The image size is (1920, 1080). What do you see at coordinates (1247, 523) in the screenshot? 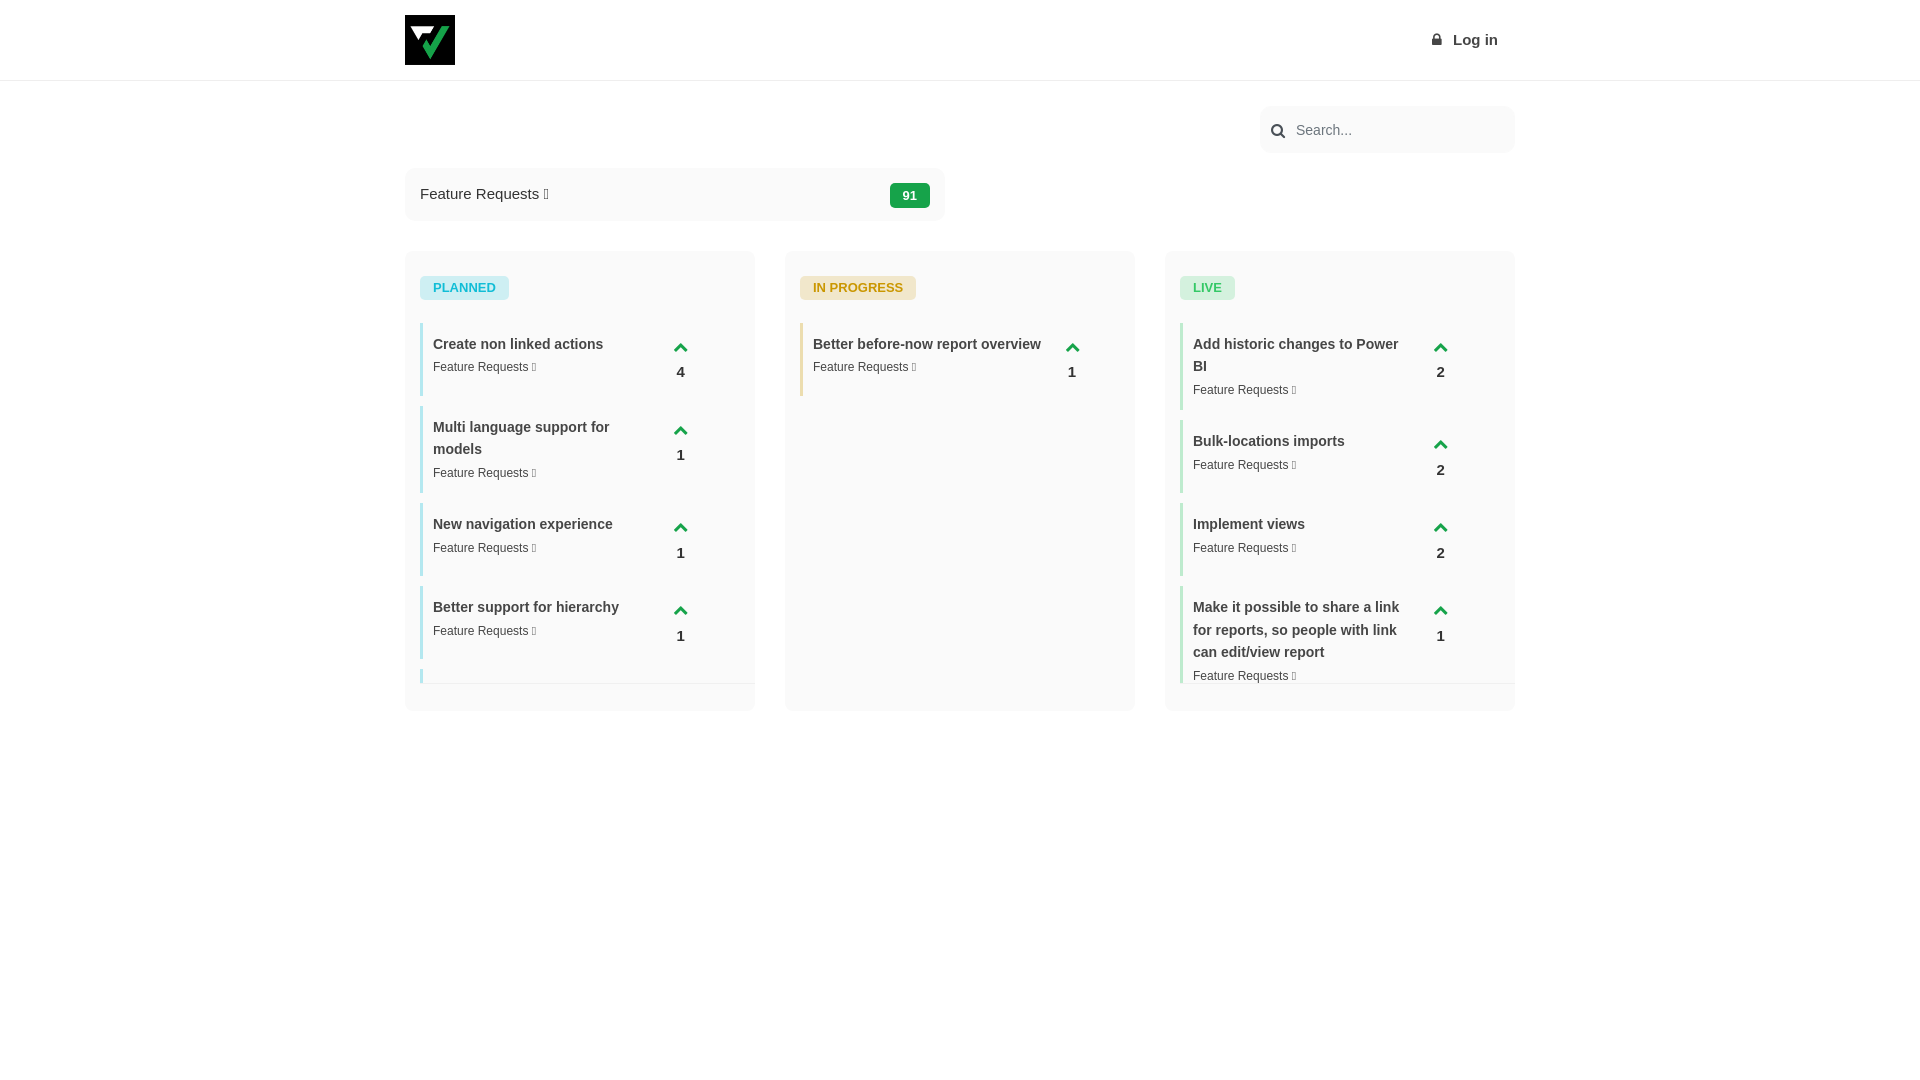
I see `'Implement views'` at bounding box center [1247, 523].